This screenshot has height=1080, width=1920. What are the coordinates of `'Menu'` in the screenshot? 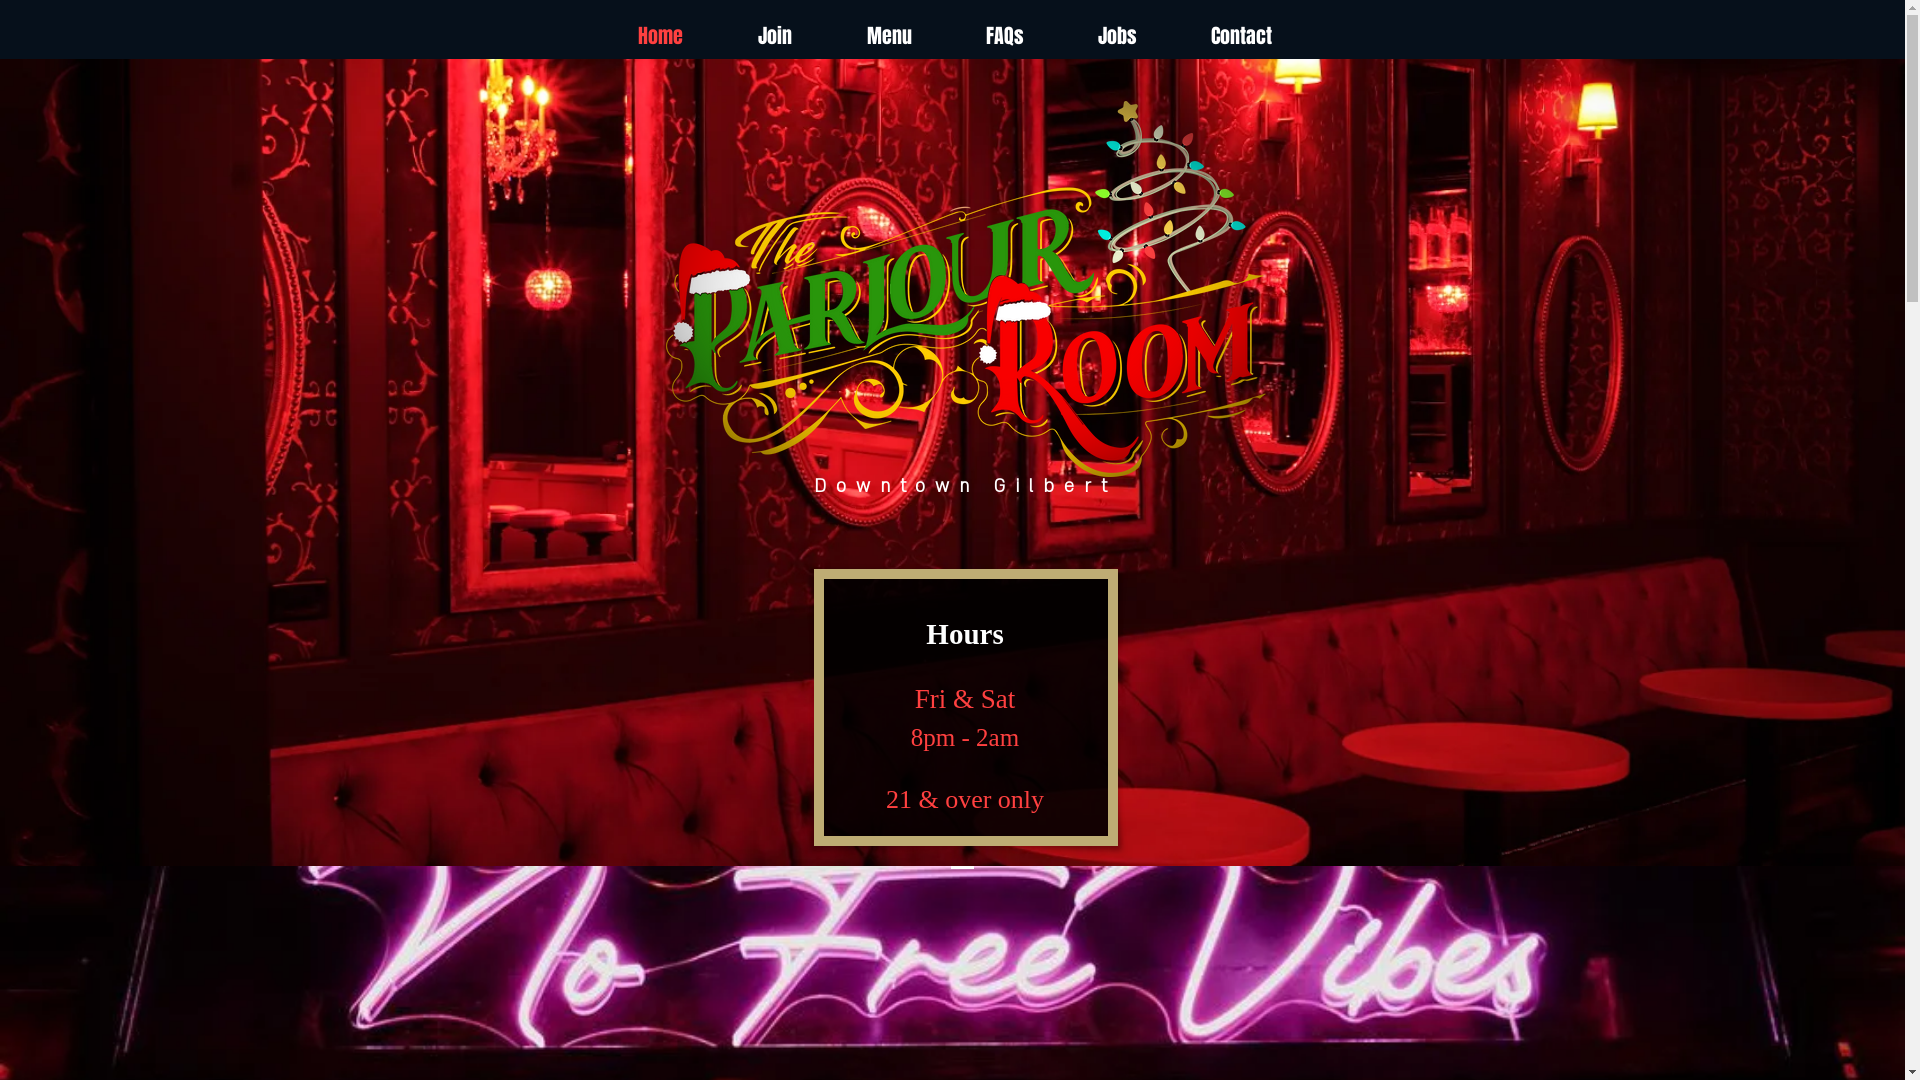 It's located at (830, 35).